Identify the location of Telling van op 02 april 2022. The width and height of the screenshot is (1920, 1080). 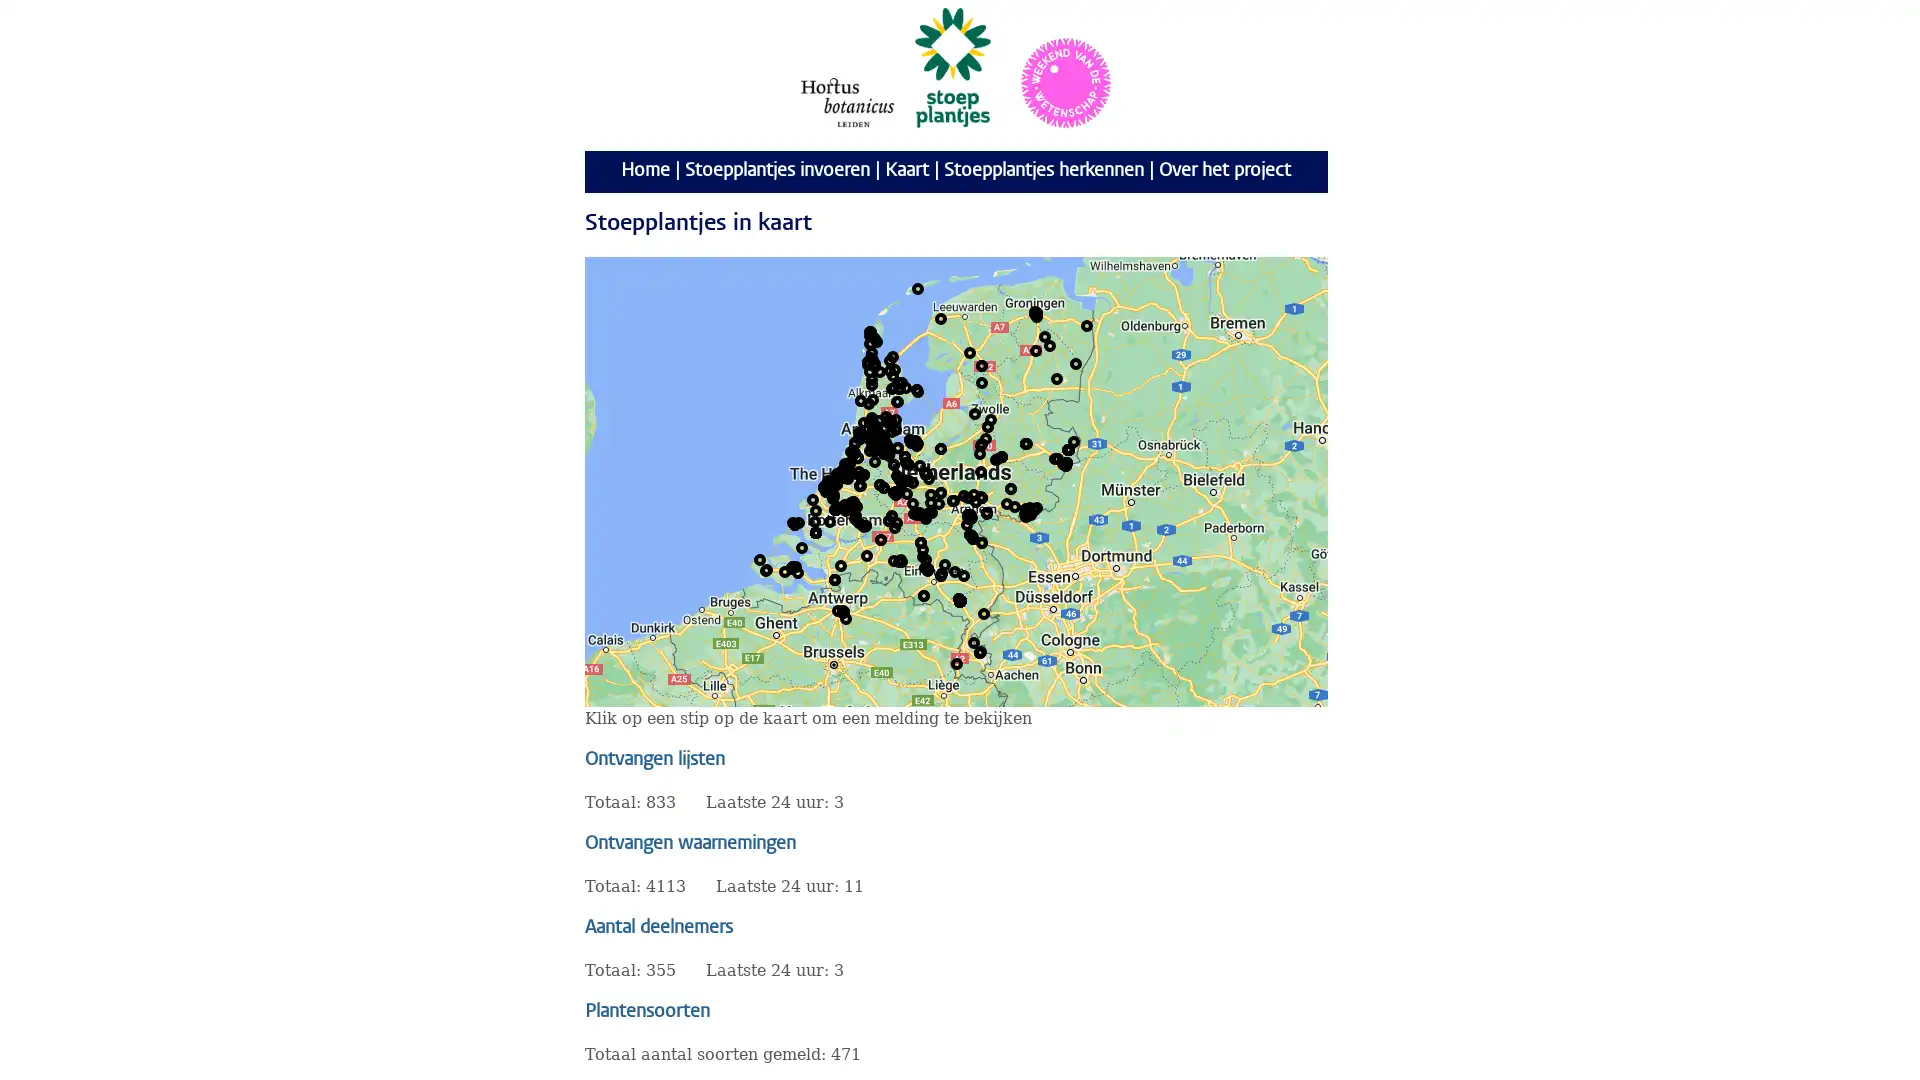
(874, 366).